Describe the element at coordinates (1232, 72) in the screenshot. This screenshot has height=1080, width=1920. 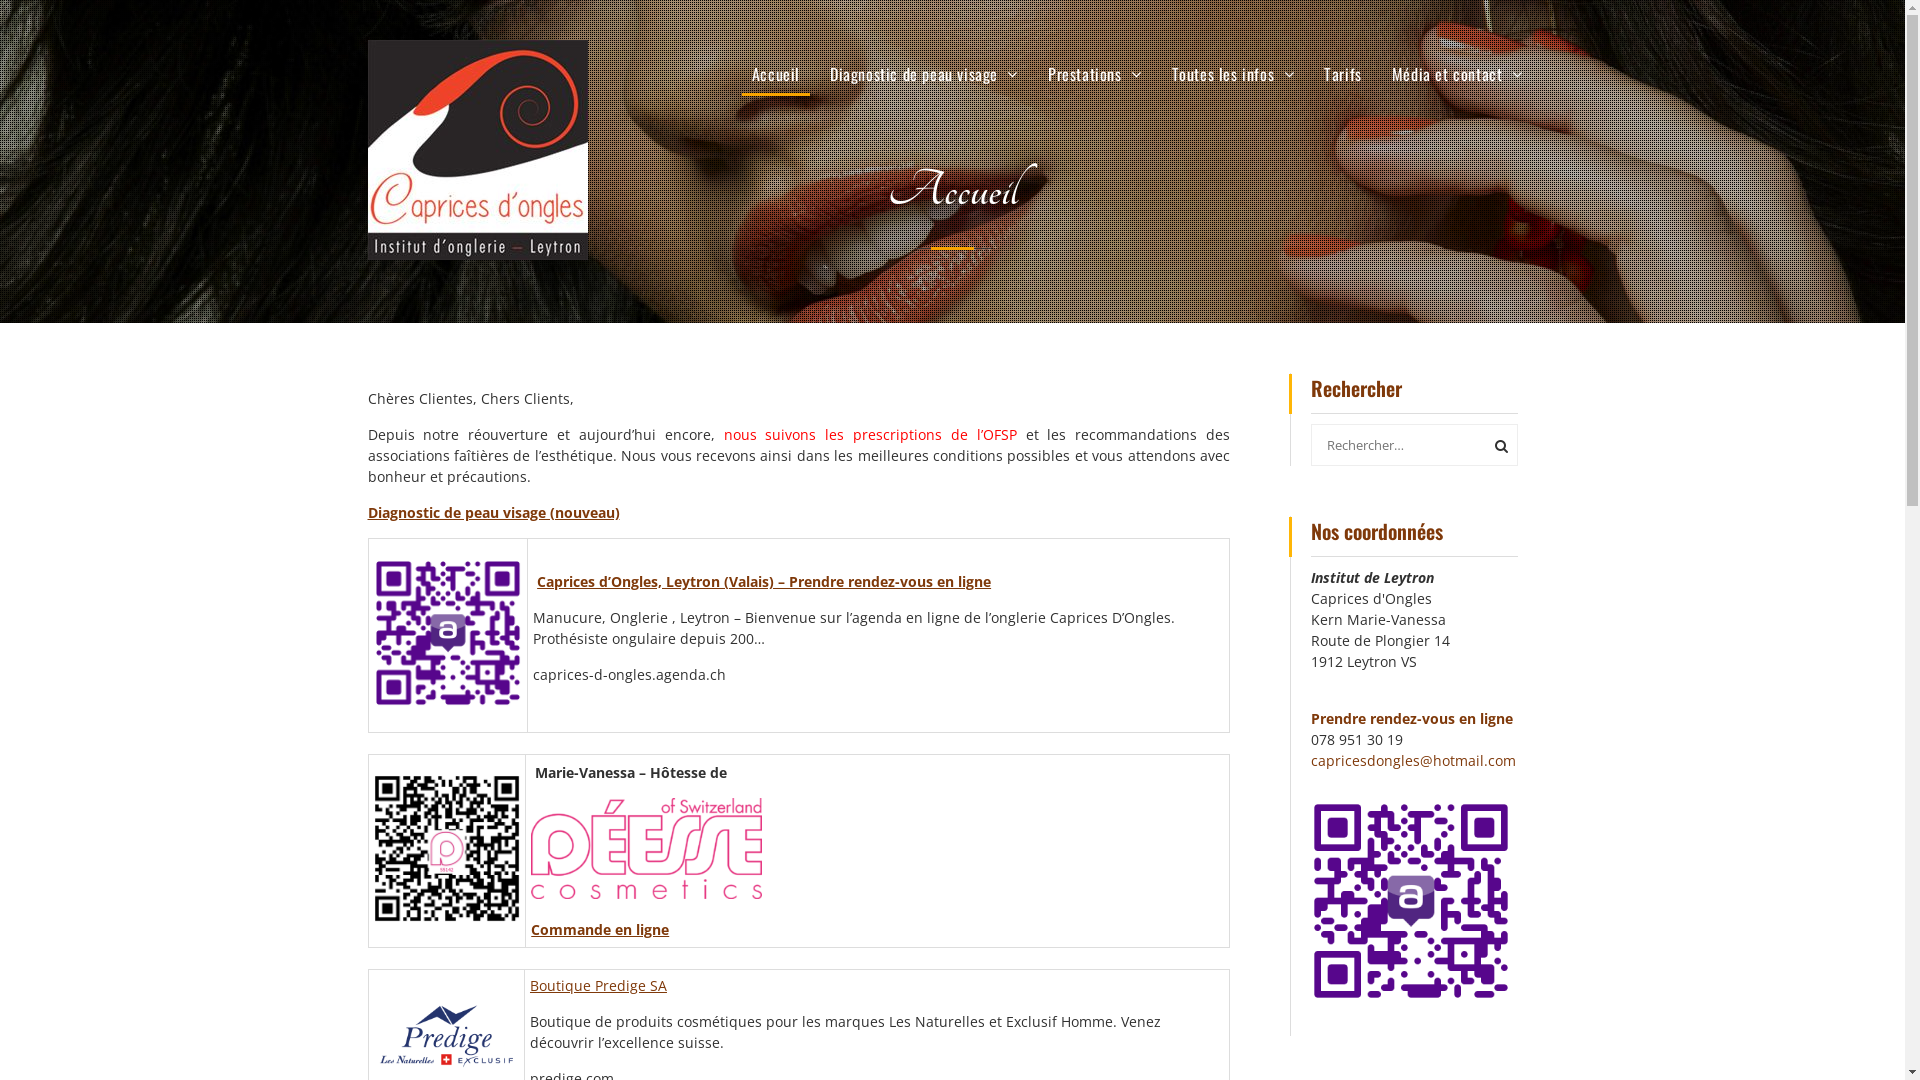
I see `'Toutes les infos'` at that location.